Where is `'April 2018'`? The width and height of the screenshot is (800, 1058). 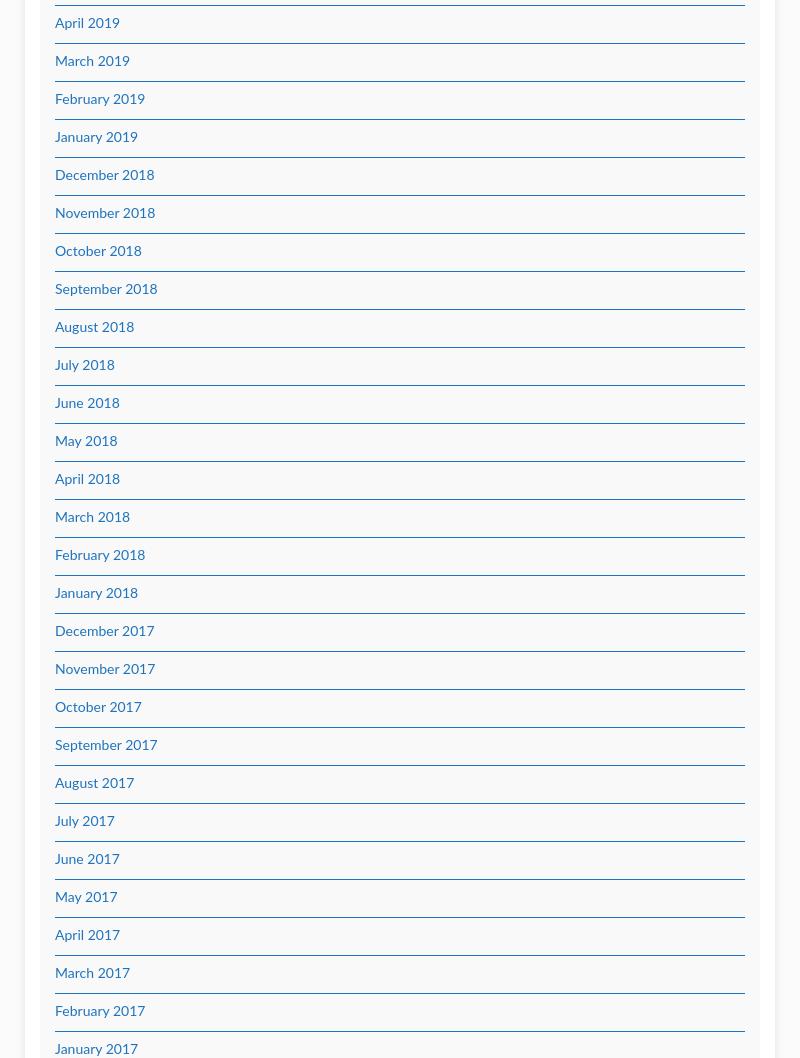
'April 2018' is located at coordinates (87, 479).